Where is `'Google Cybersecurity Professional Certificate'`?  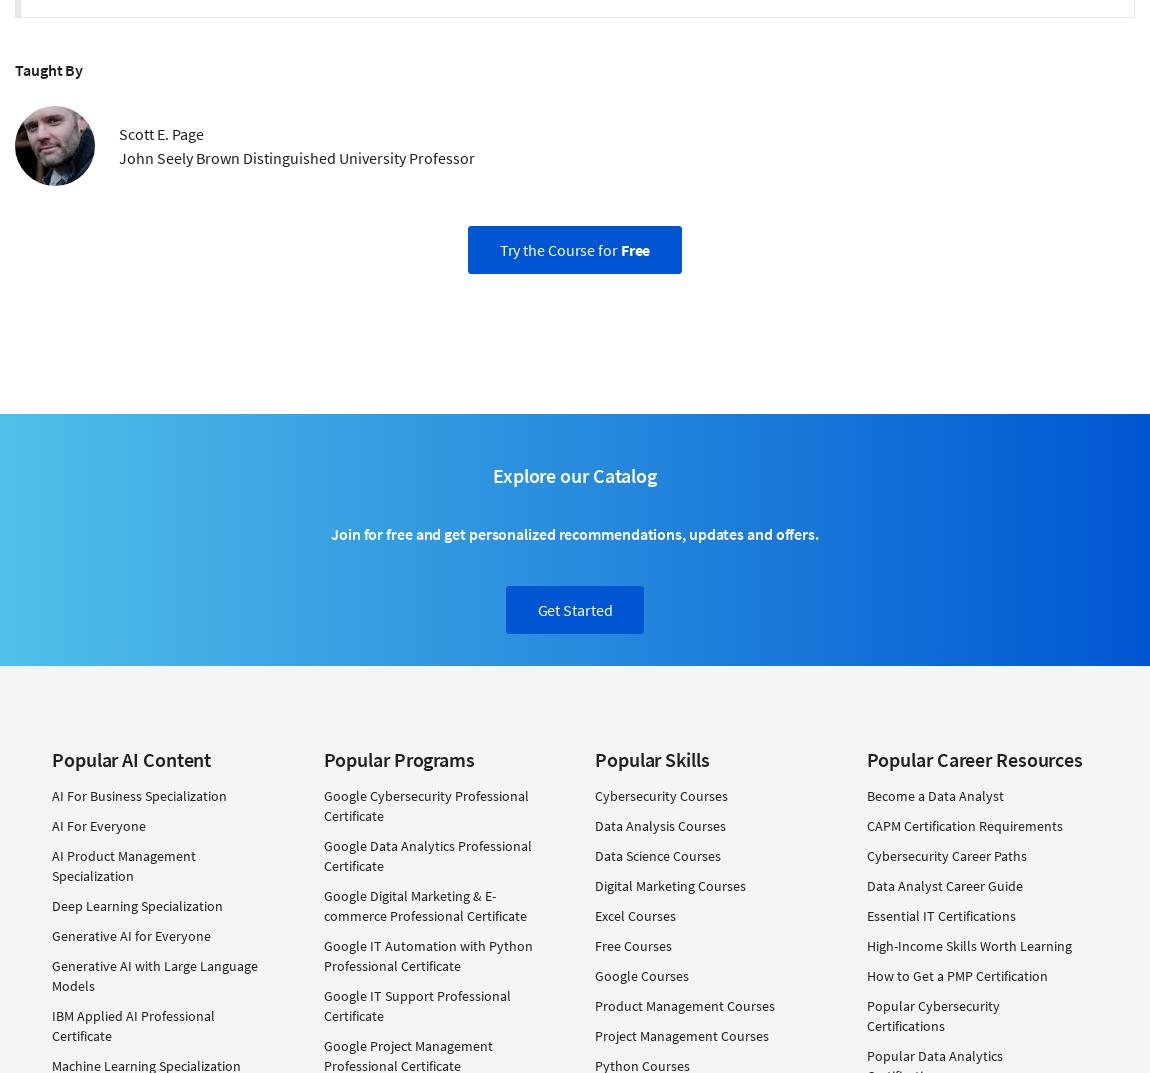
'Google Cybersecurity Professional Certificate' is located at coordinates (425, 804).